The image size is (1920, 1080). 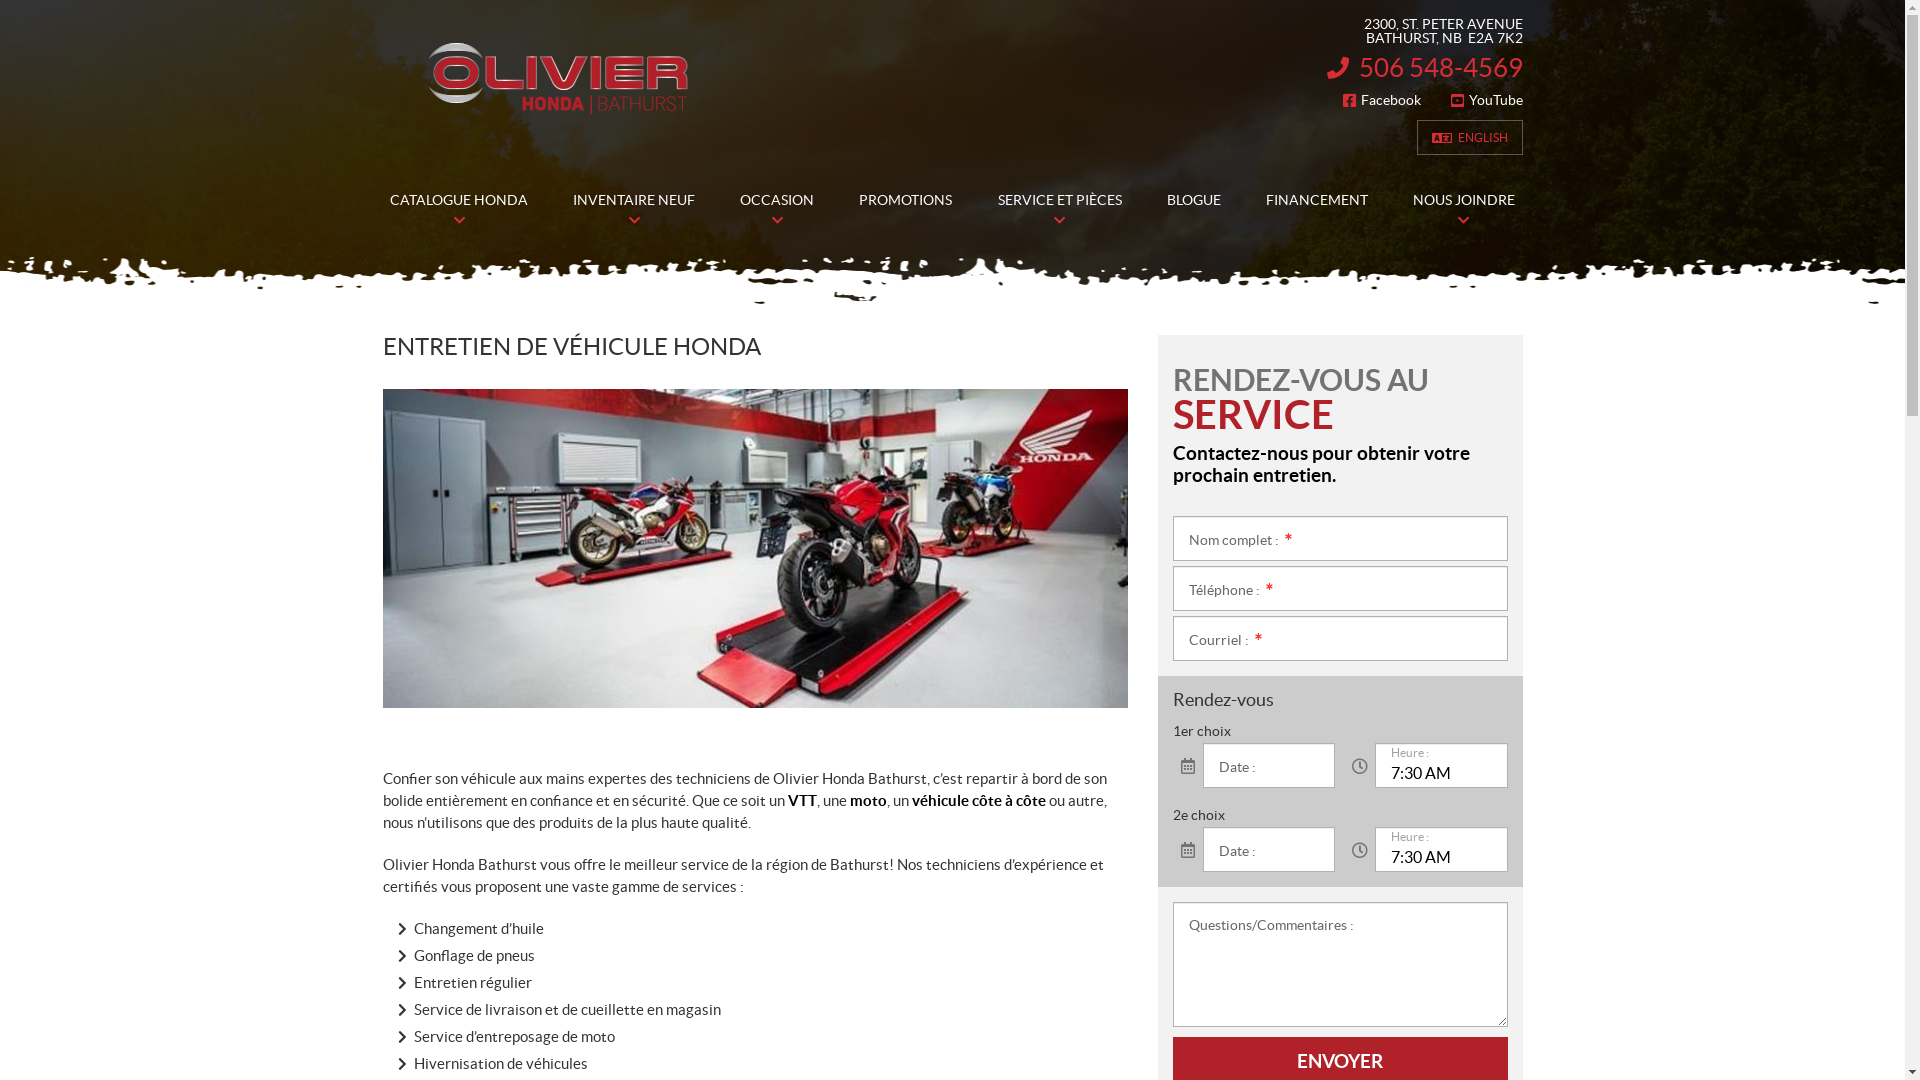 What do you see at coordinates (905, 200) in the screenshot?
I see `'PROMOTIONS'` at bounding box center [905, 200].